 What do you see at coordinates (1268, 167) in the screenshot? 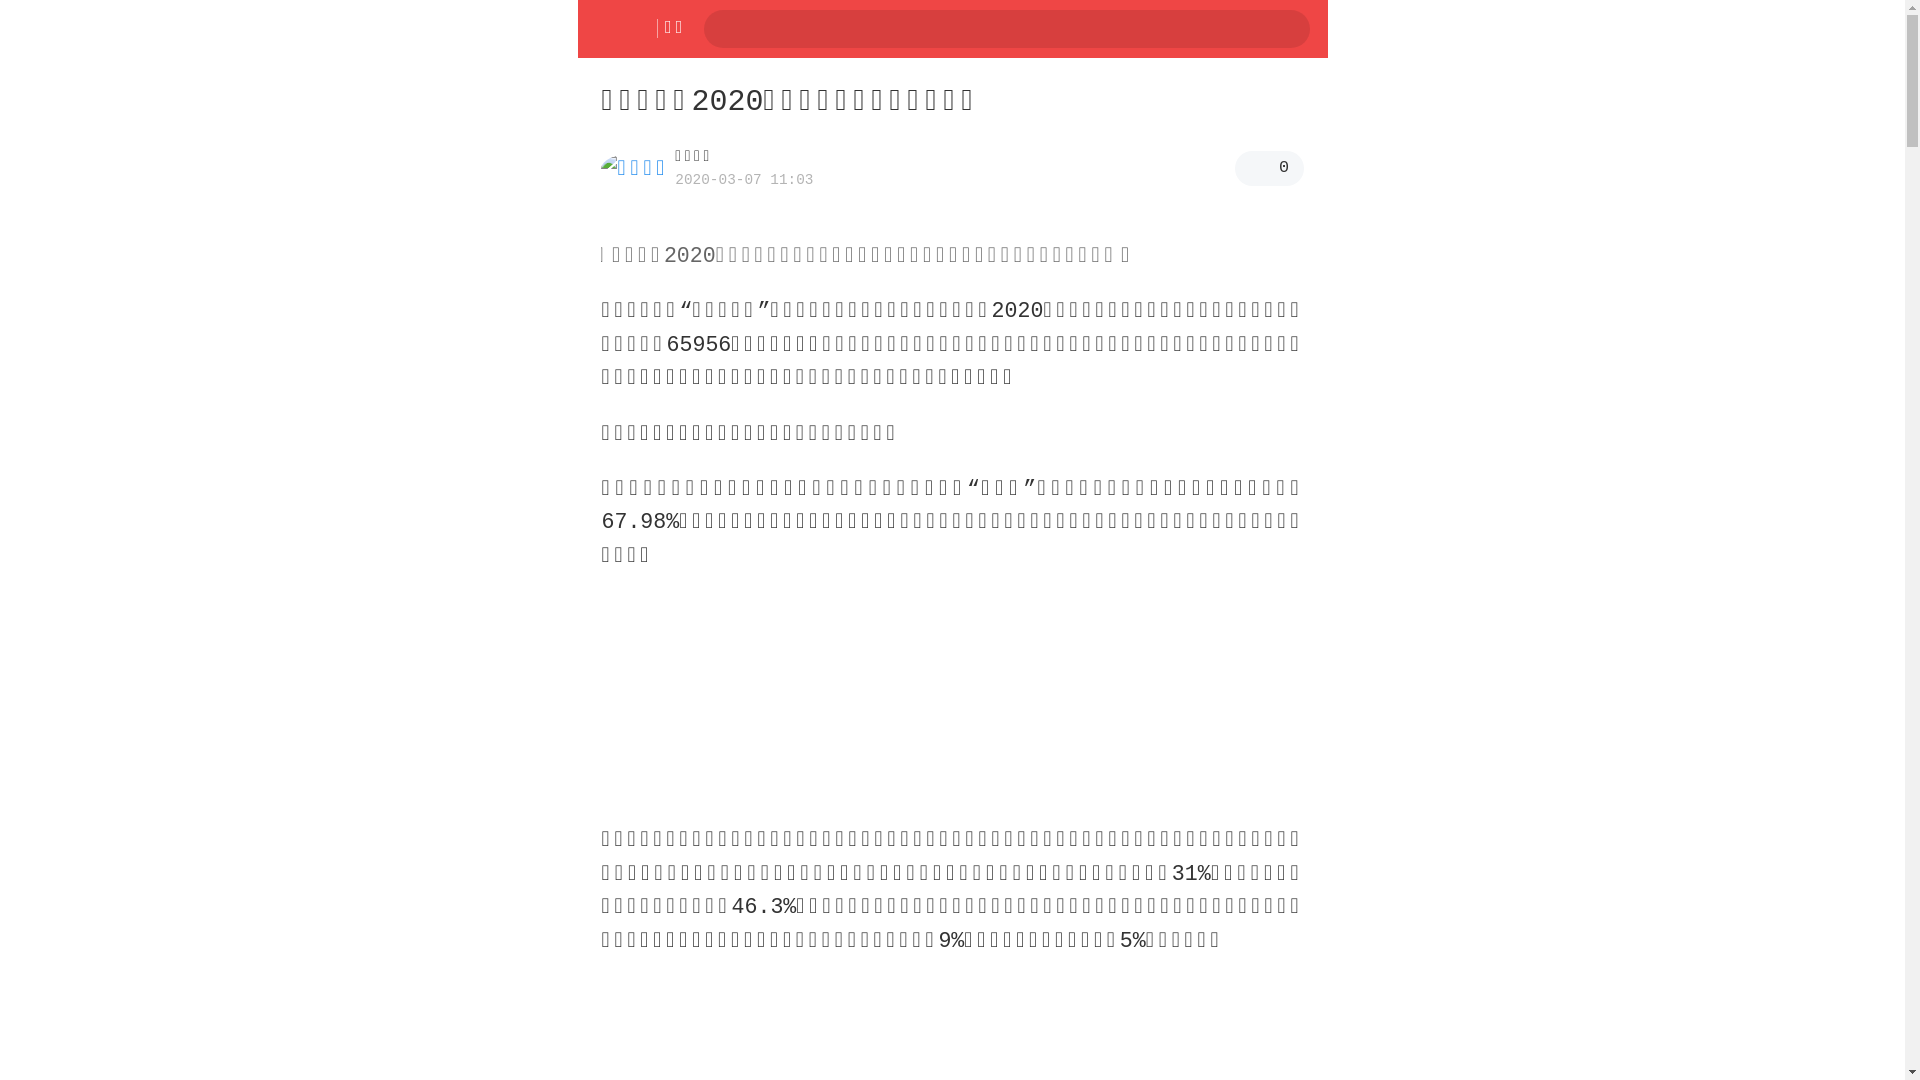
I see `'0'` at bounding box center [1268, 167].